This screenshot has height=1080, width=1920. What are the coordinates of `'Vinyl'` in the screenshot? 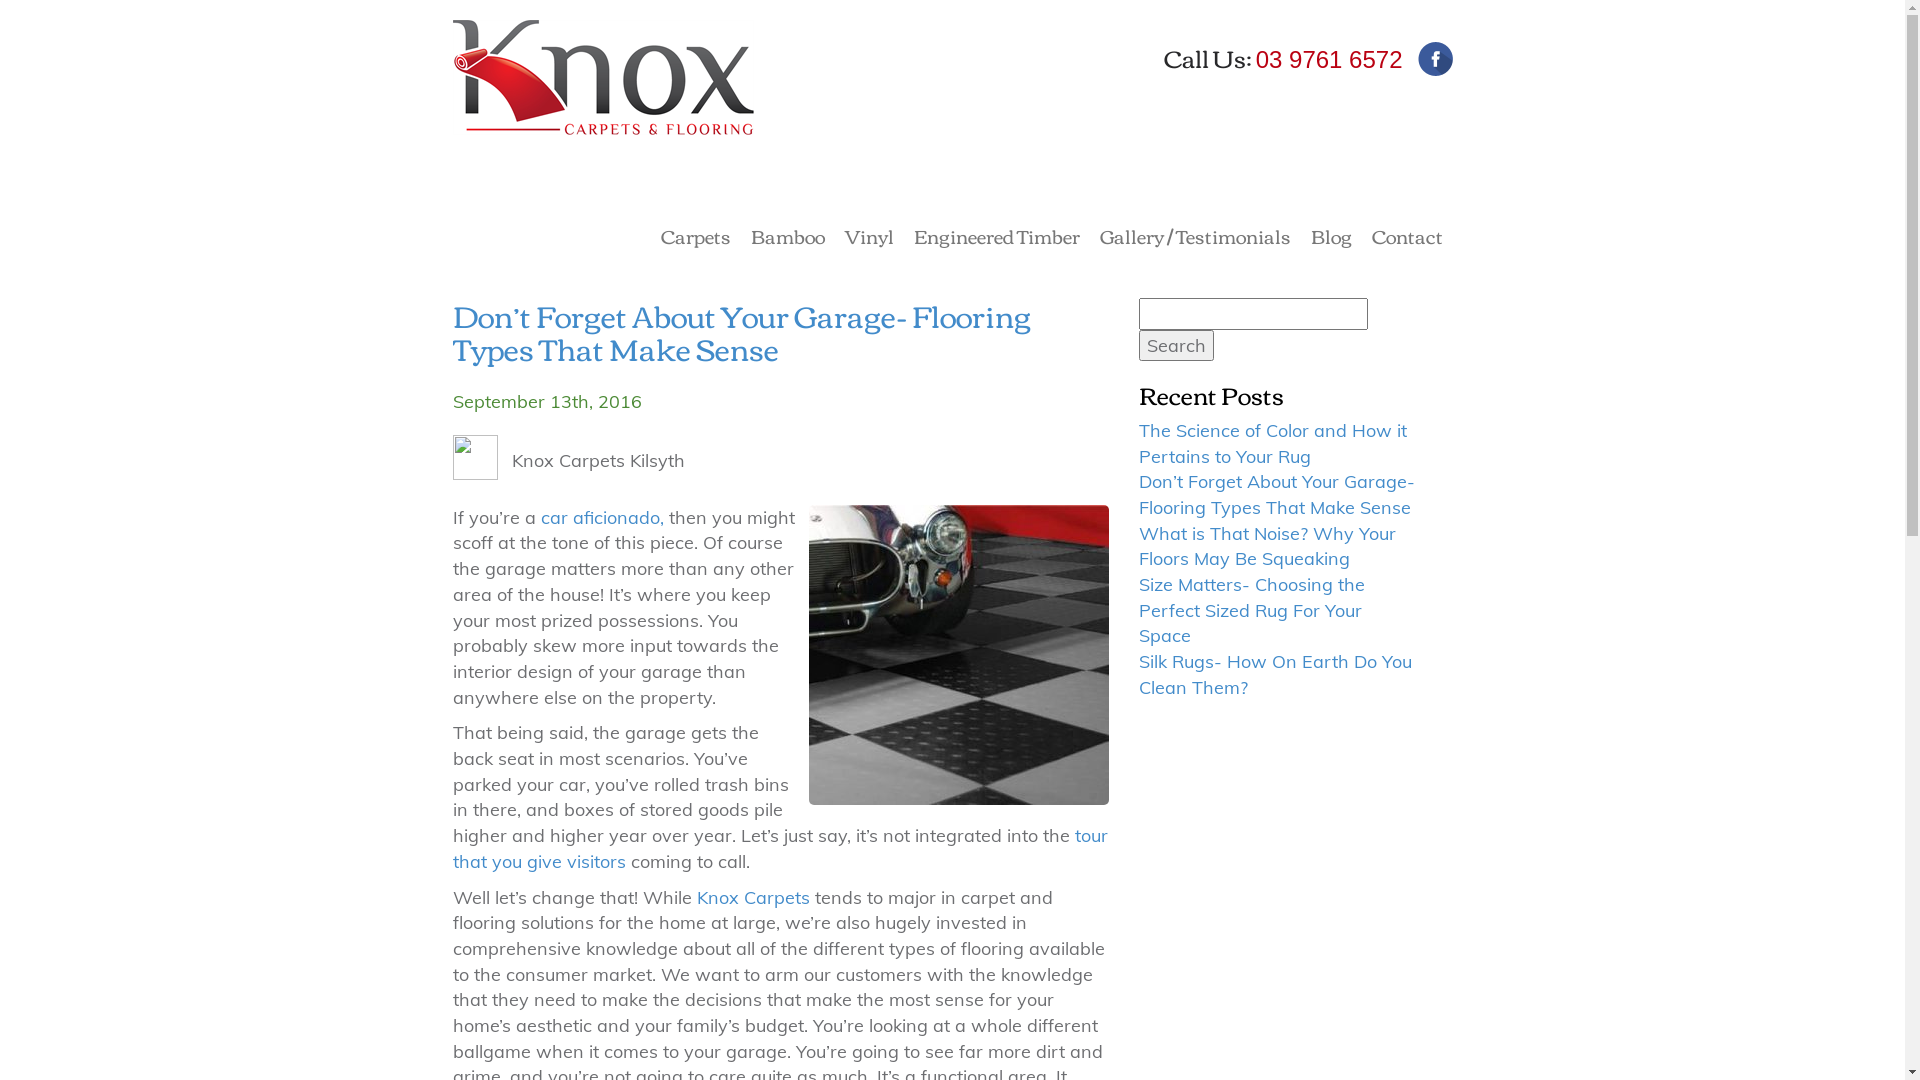 It's located at (834, 238).